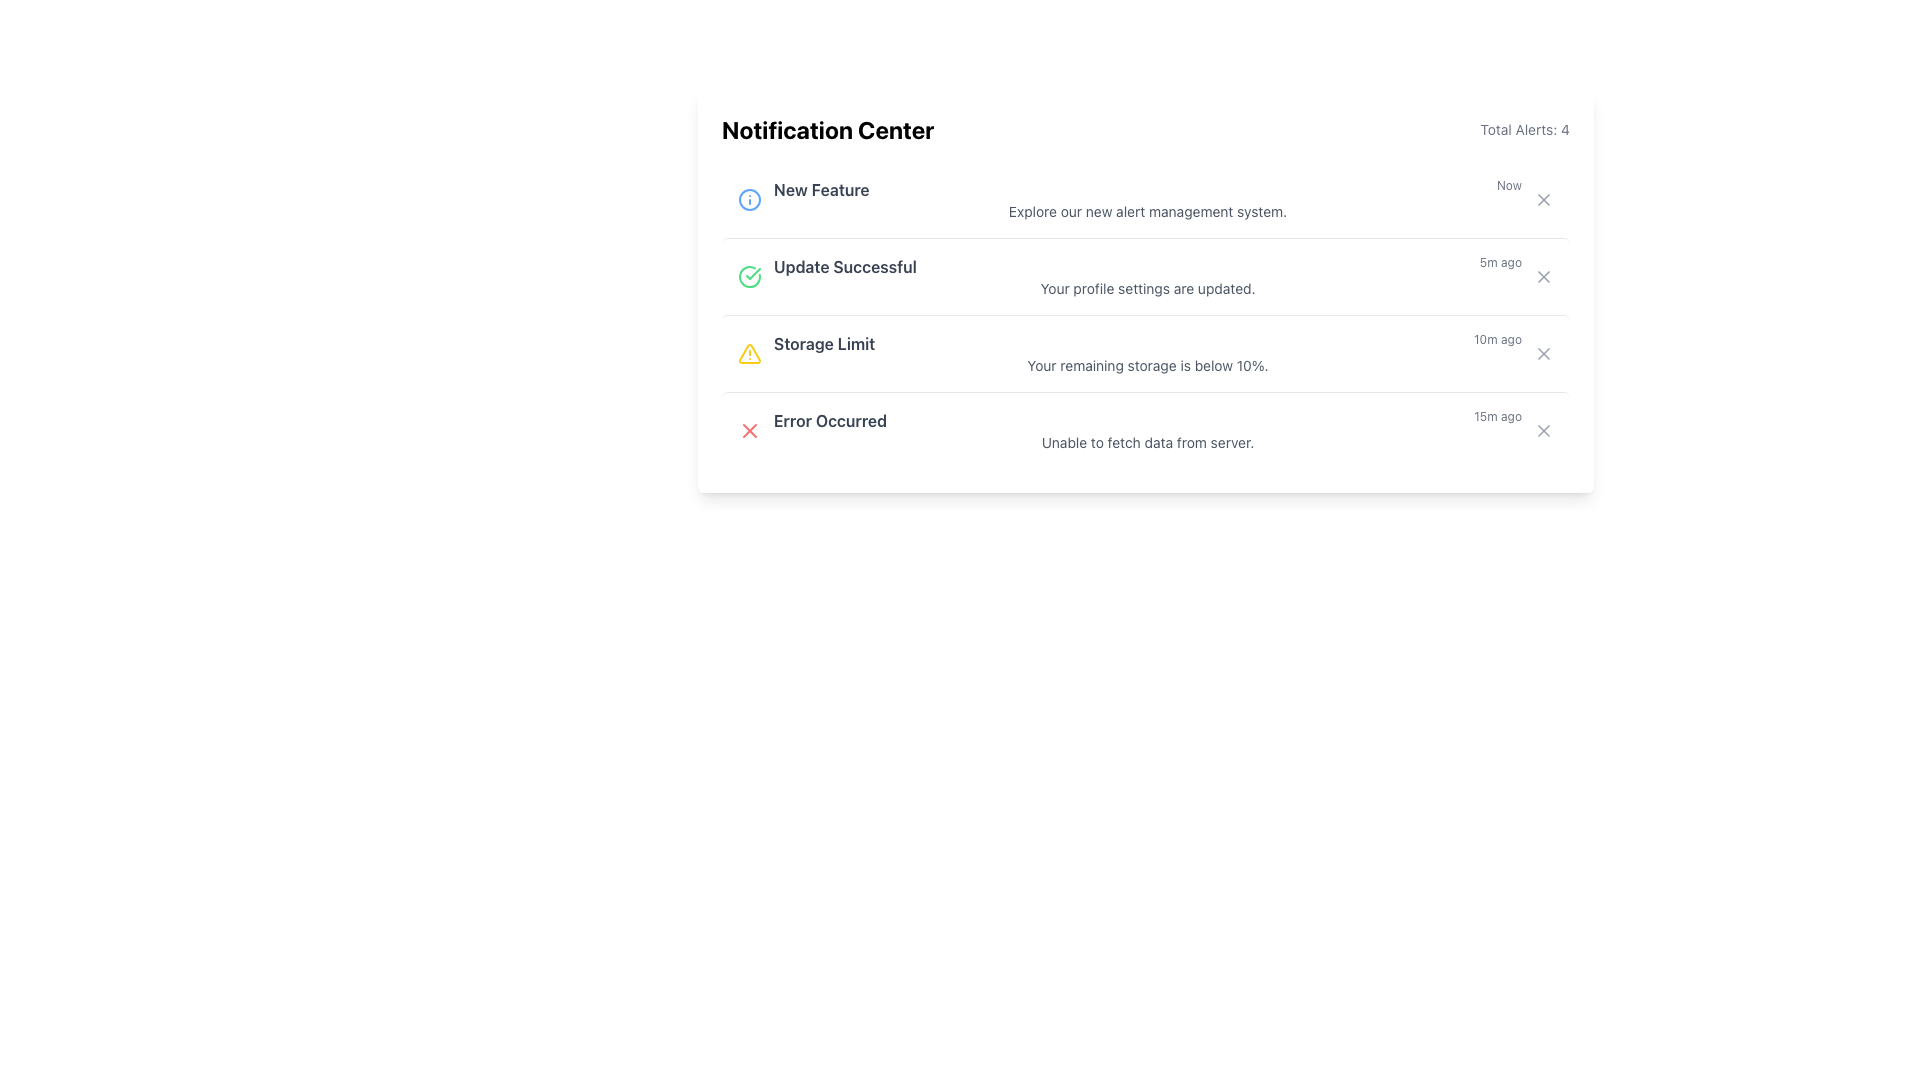  Describe the element at coordinates (828, 130) in the screenshot. I see `text from the 'Notification Center' label, which is styled in bold black and prominently displayed in the upper-left corner of the notifications section` at that location.